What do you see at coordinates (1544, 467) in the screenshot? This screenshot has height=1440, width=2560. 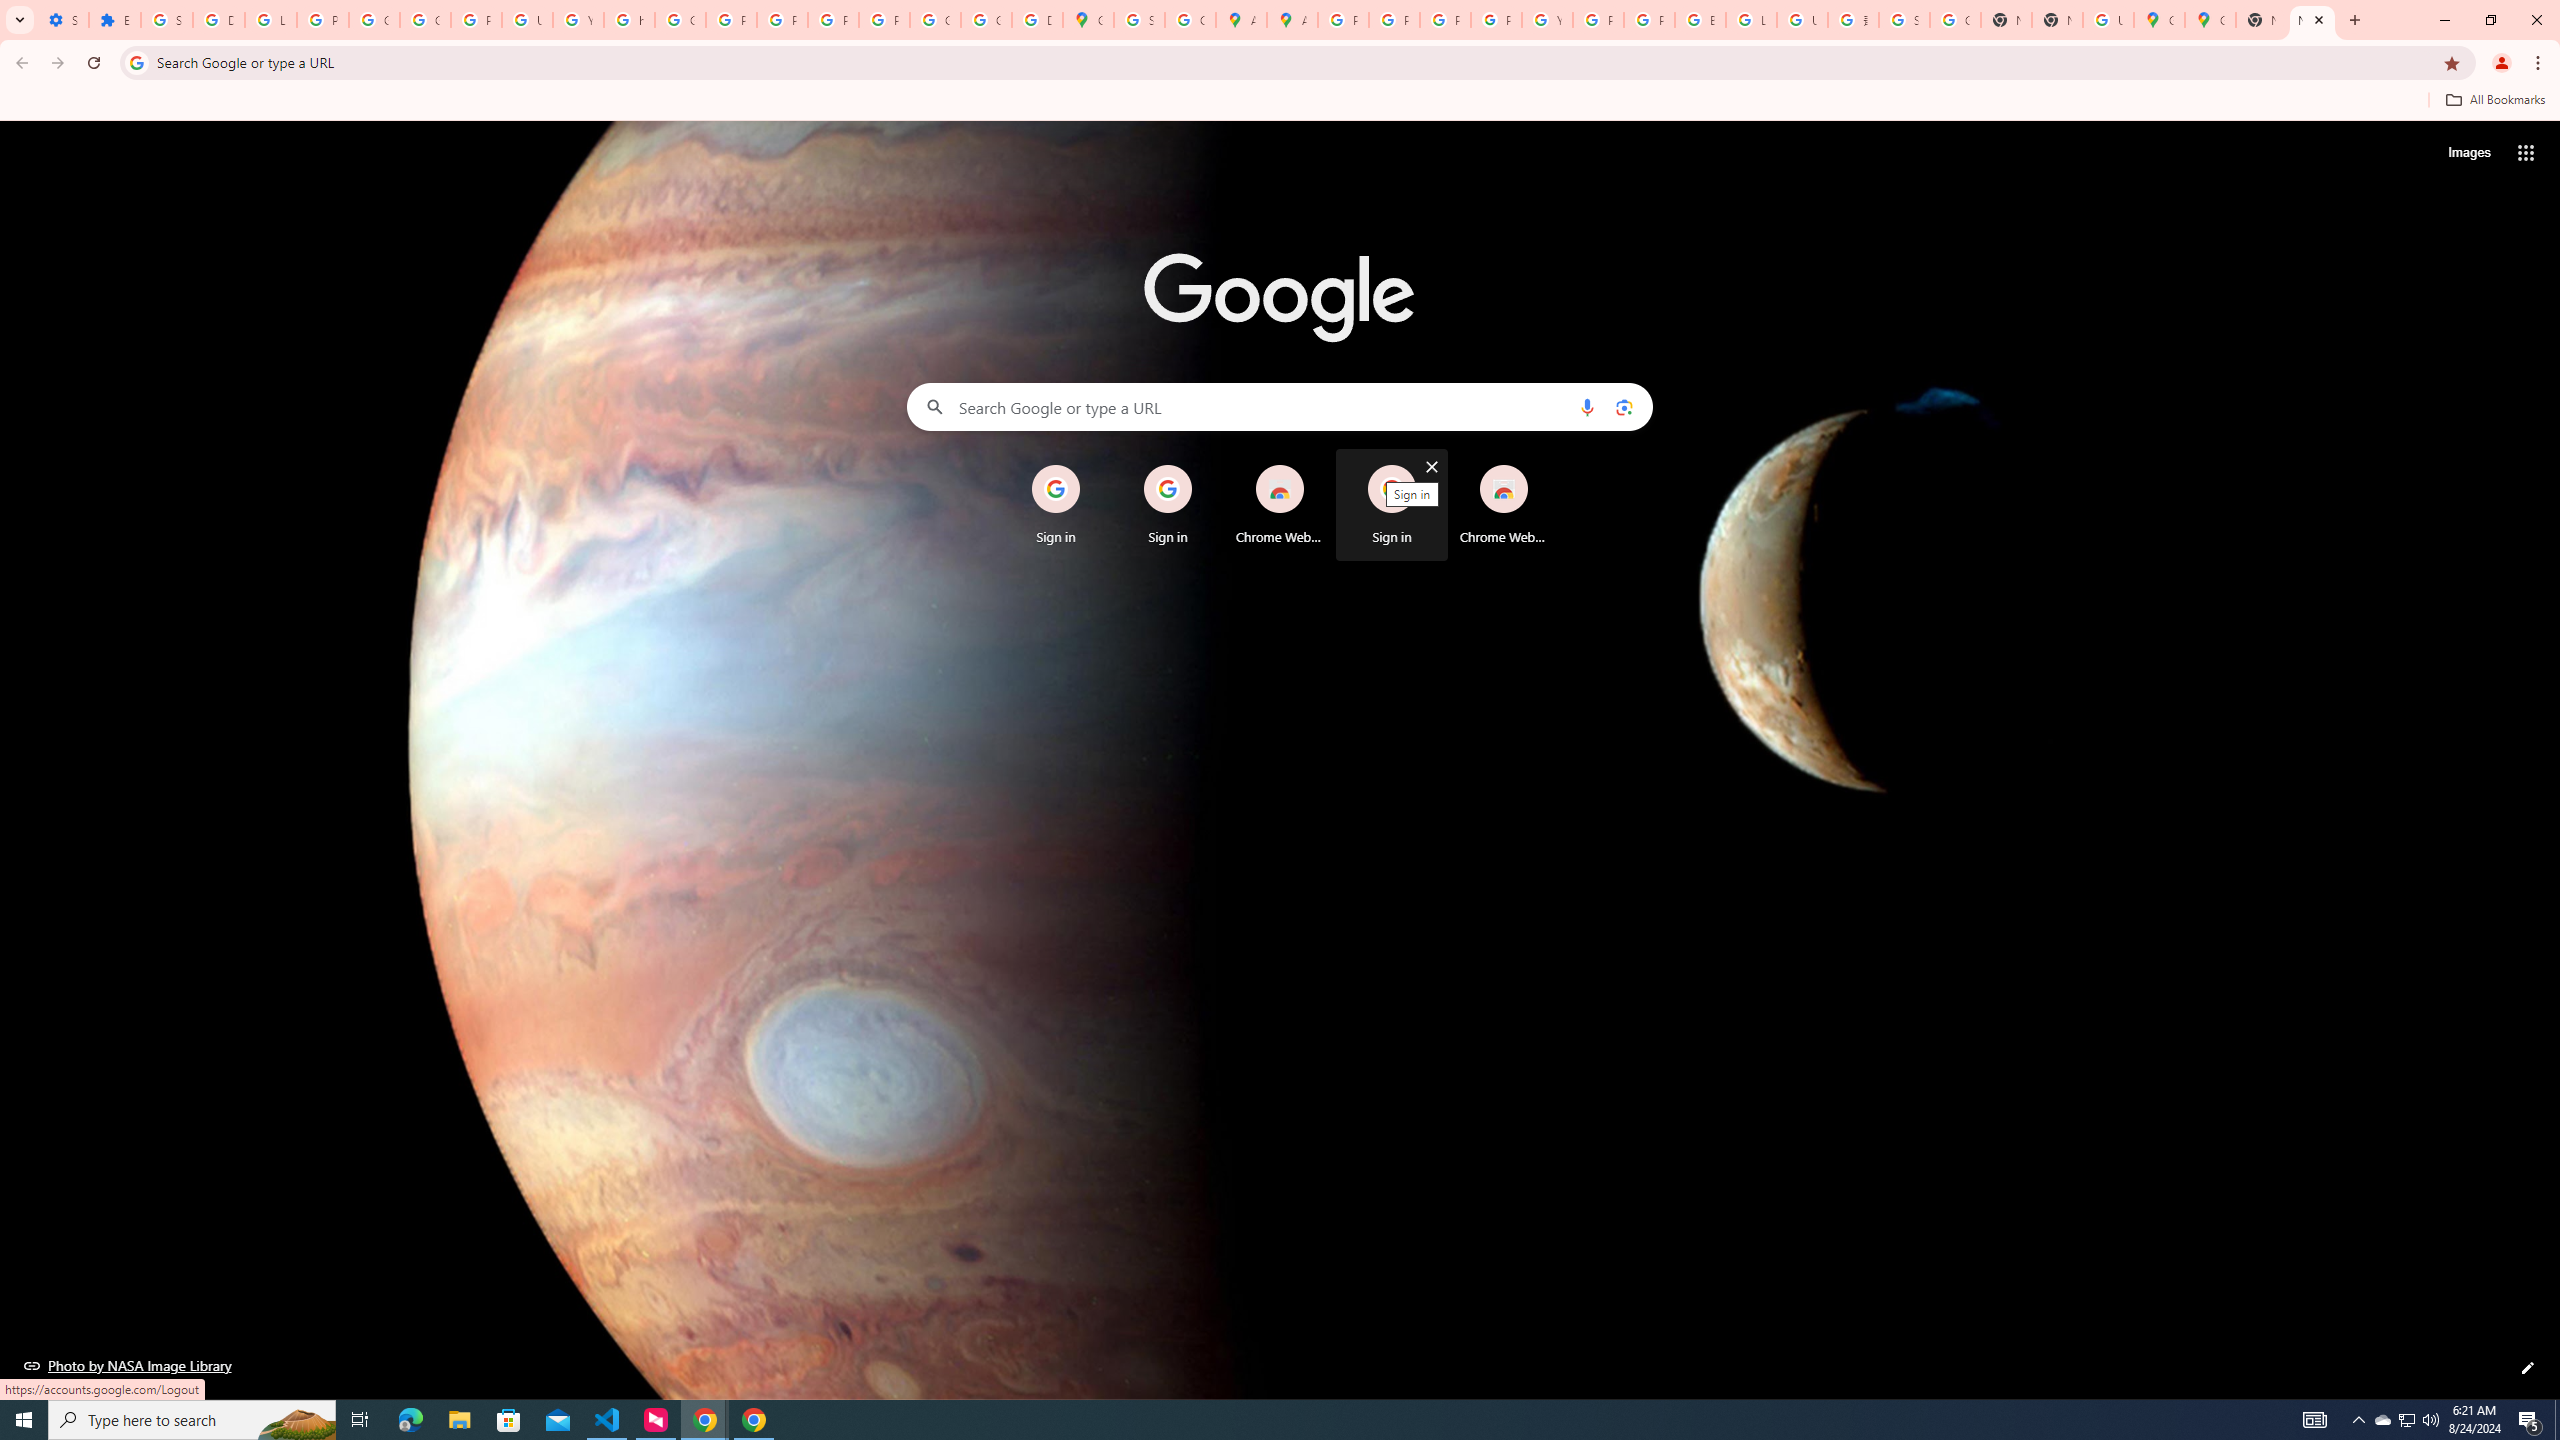 I see `'Remove'` at bounding box center [1544, 467].